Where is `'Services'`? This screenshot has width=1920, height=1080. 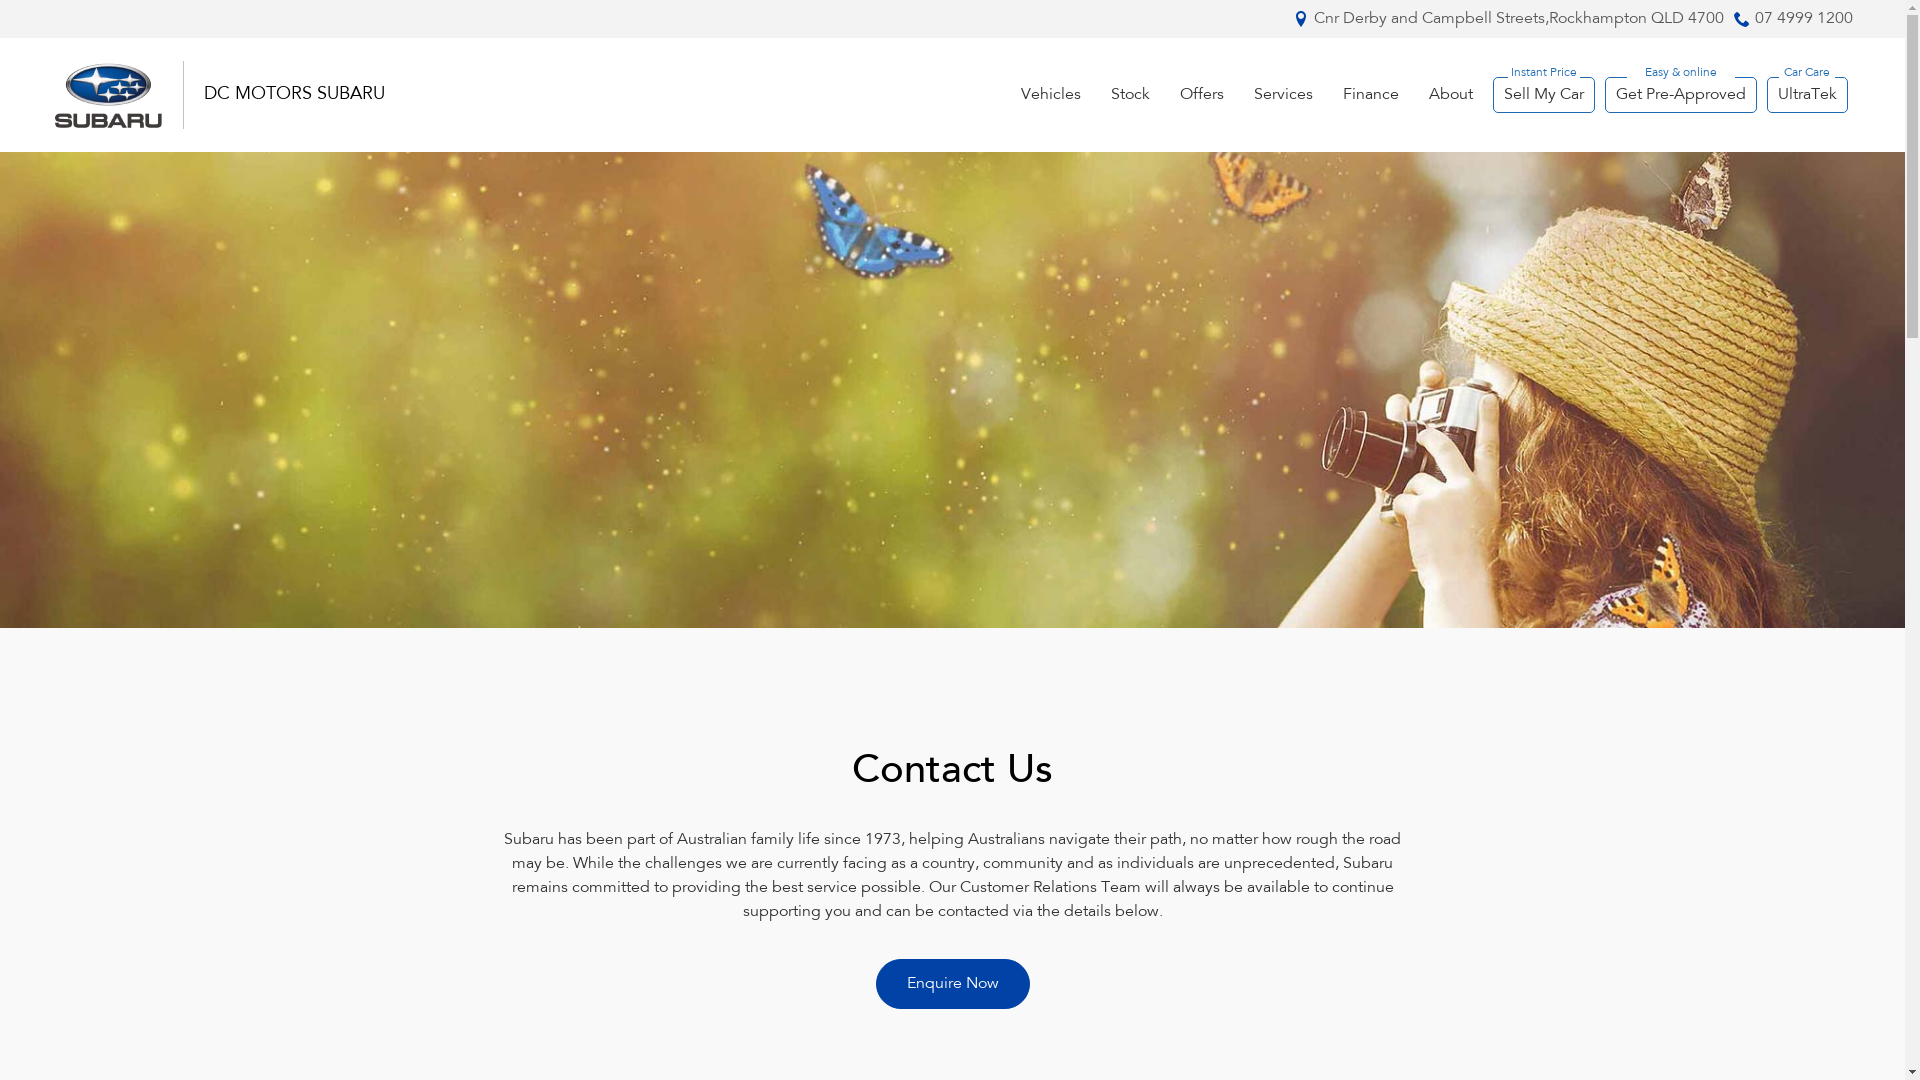 'Services' is located at coordinates (1282, 95).